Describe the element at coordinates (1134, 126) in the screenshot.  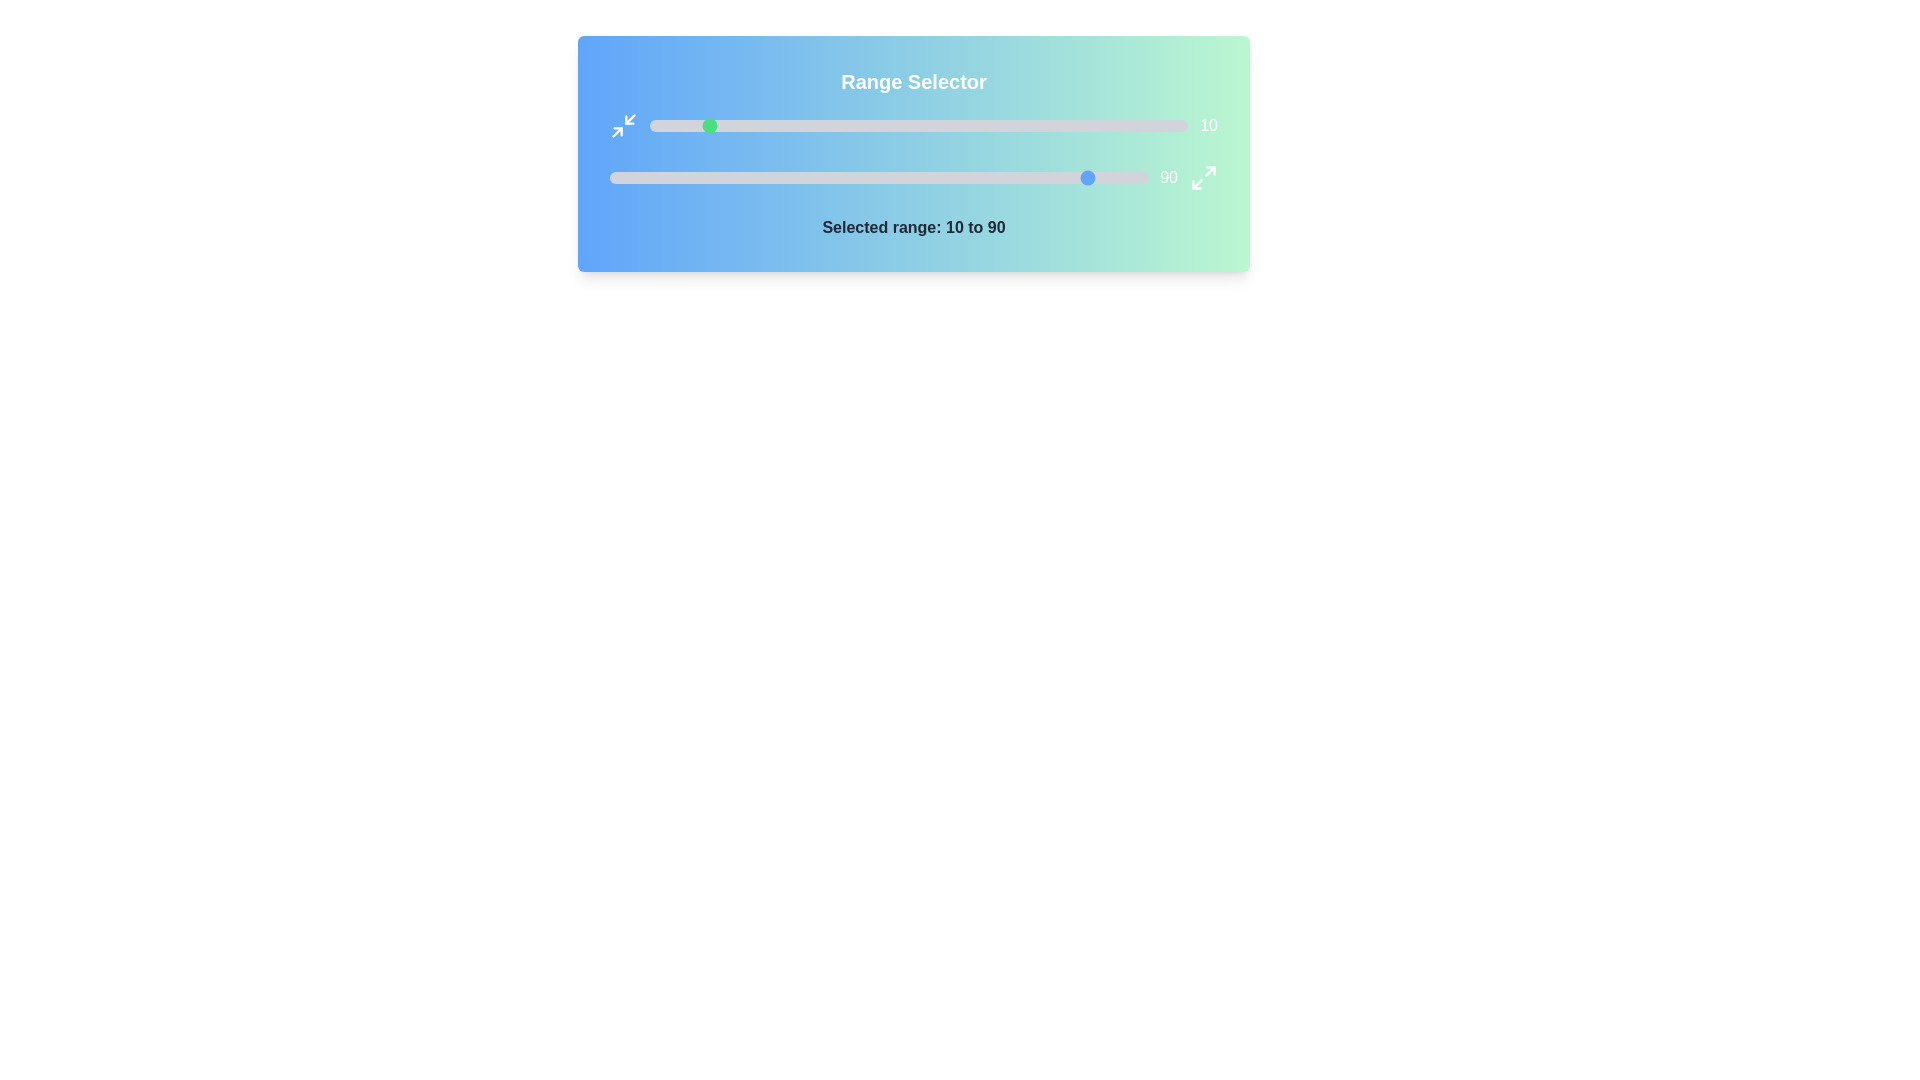
I see `the slider value` at that location.